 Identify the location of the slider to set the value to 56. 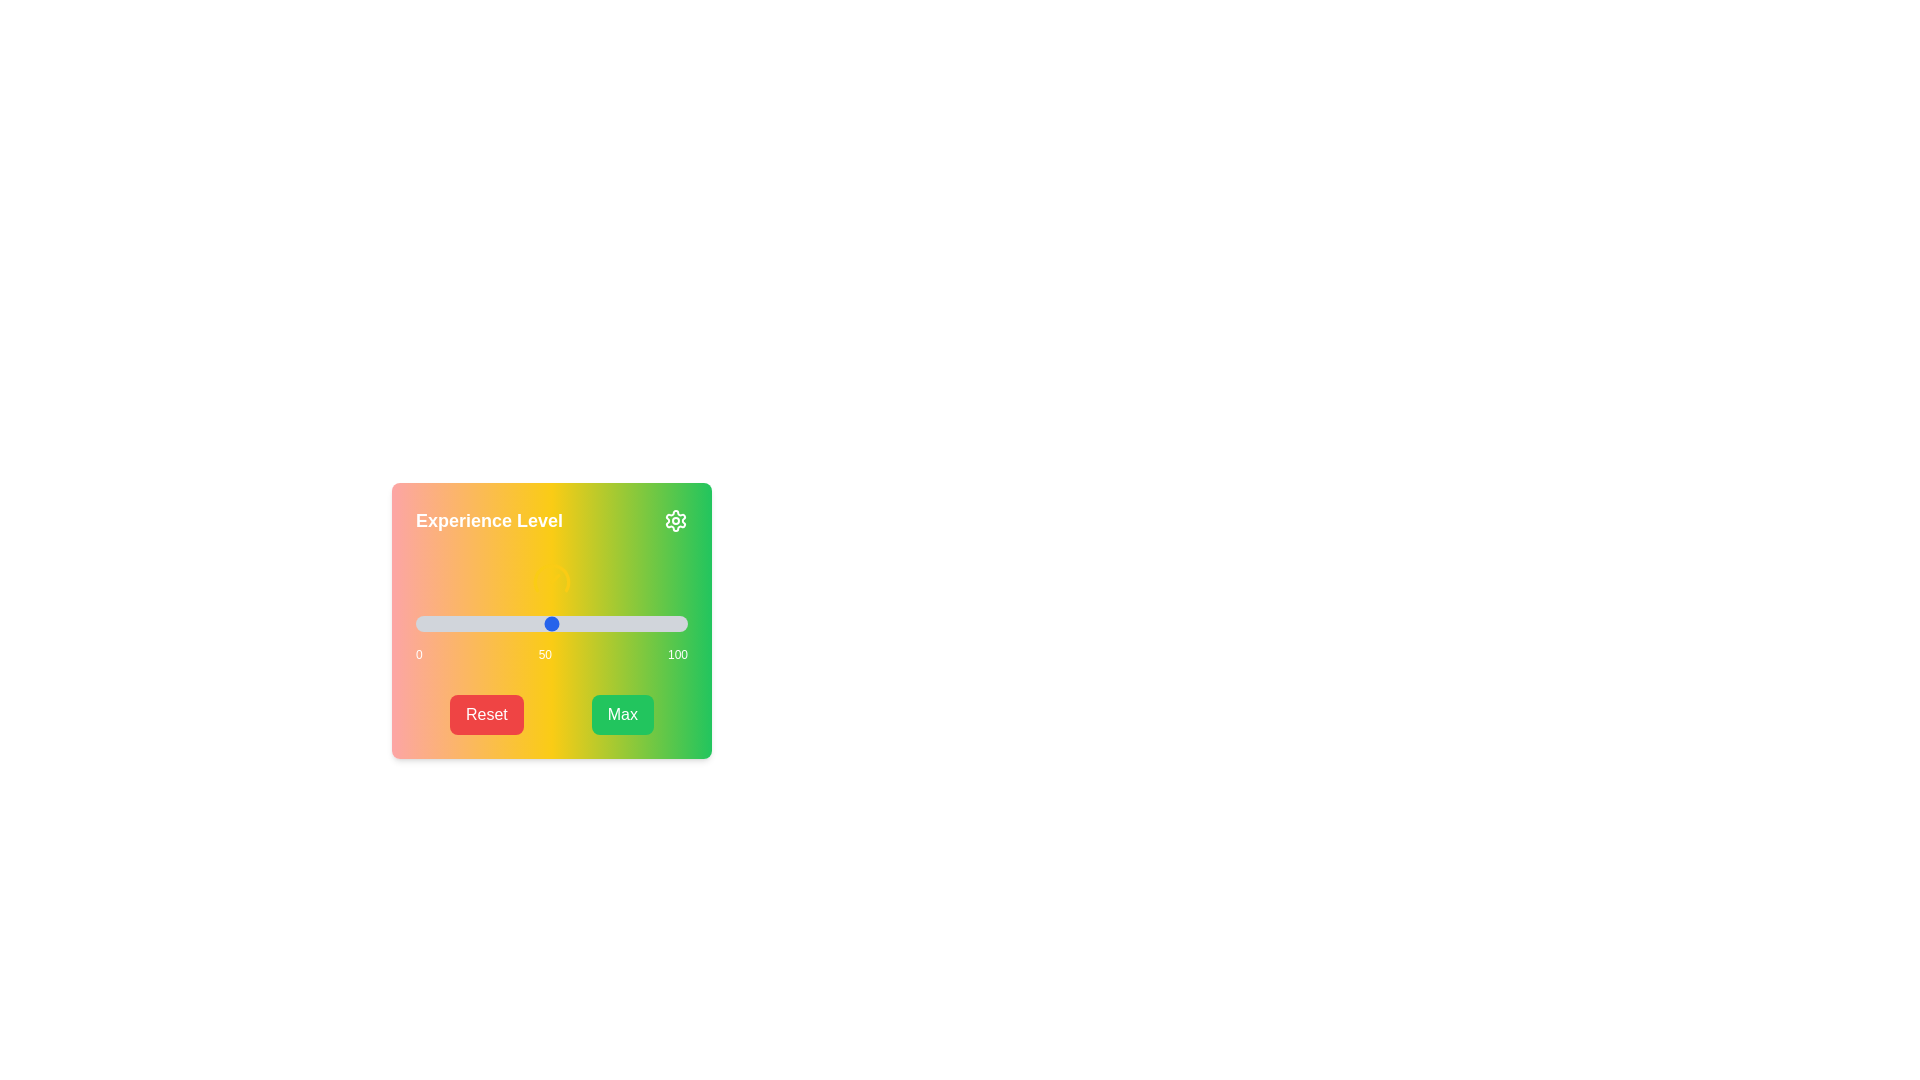
(567, 623).